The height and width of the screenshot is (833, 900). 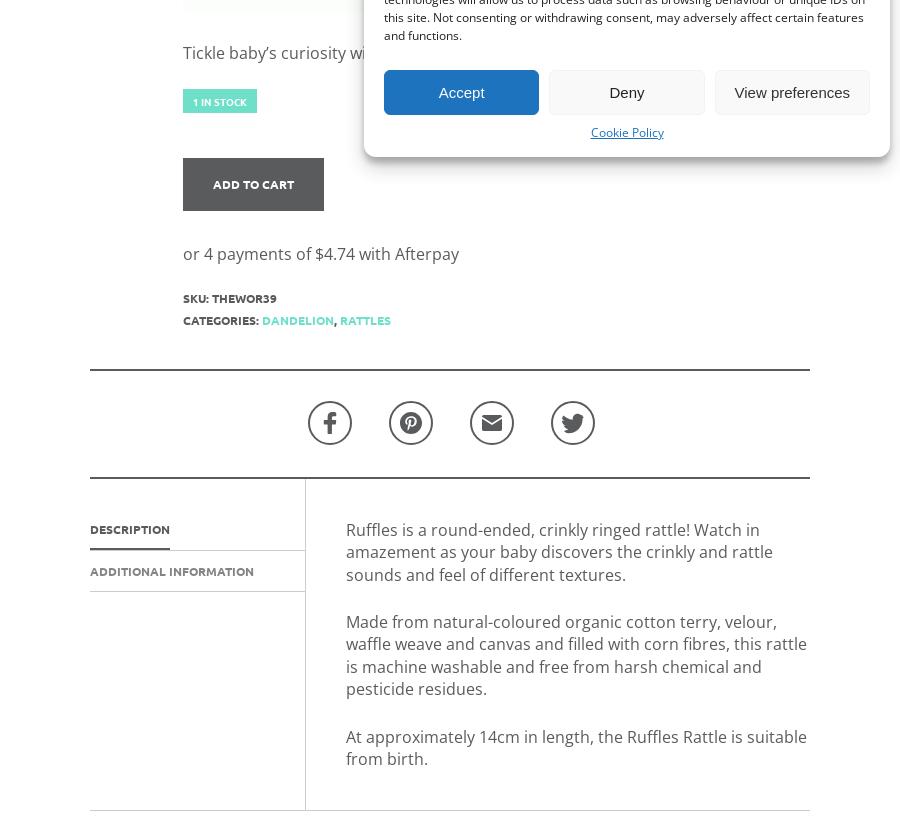 What do you see at coordinates (247, 252) in the screenshot?
I see `'or 4 payments of'` at bounding box center [247, 252].